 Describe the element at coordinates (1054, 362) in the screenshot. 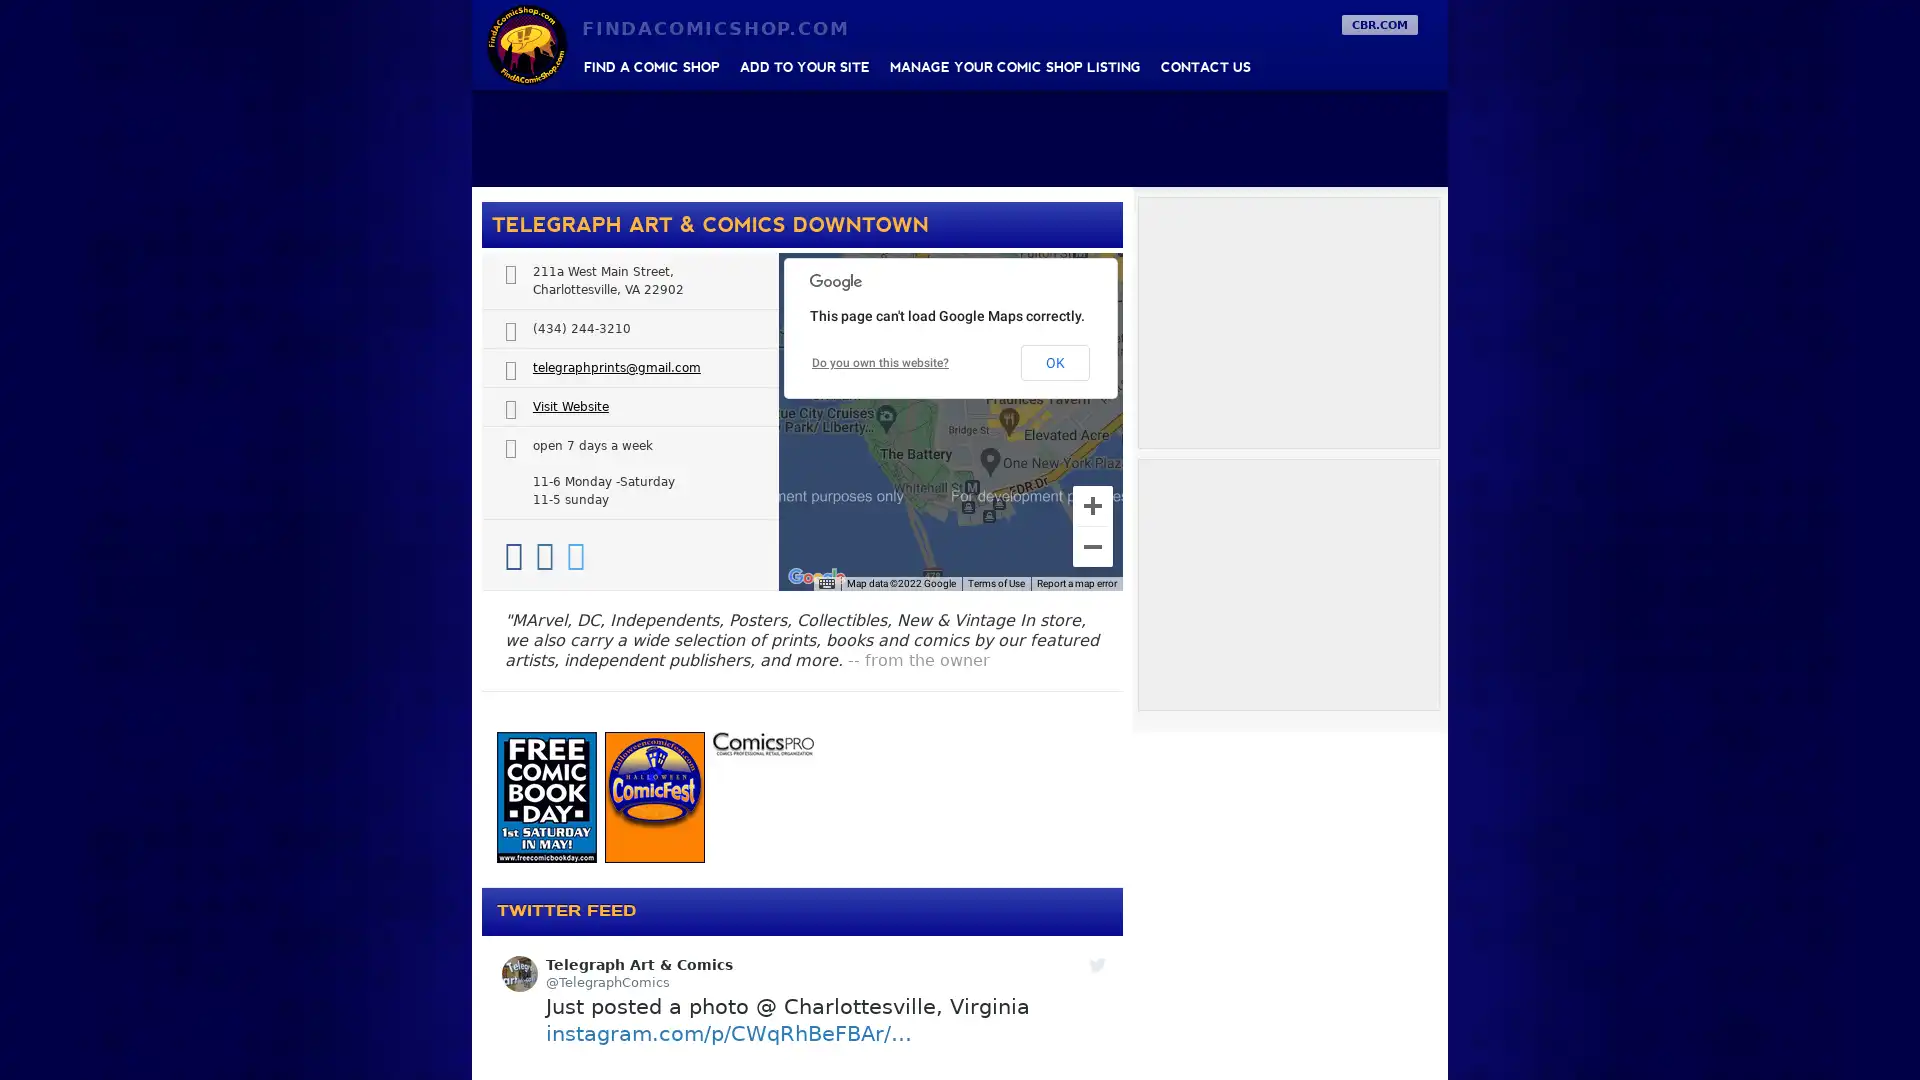

I see `OK` at that location.